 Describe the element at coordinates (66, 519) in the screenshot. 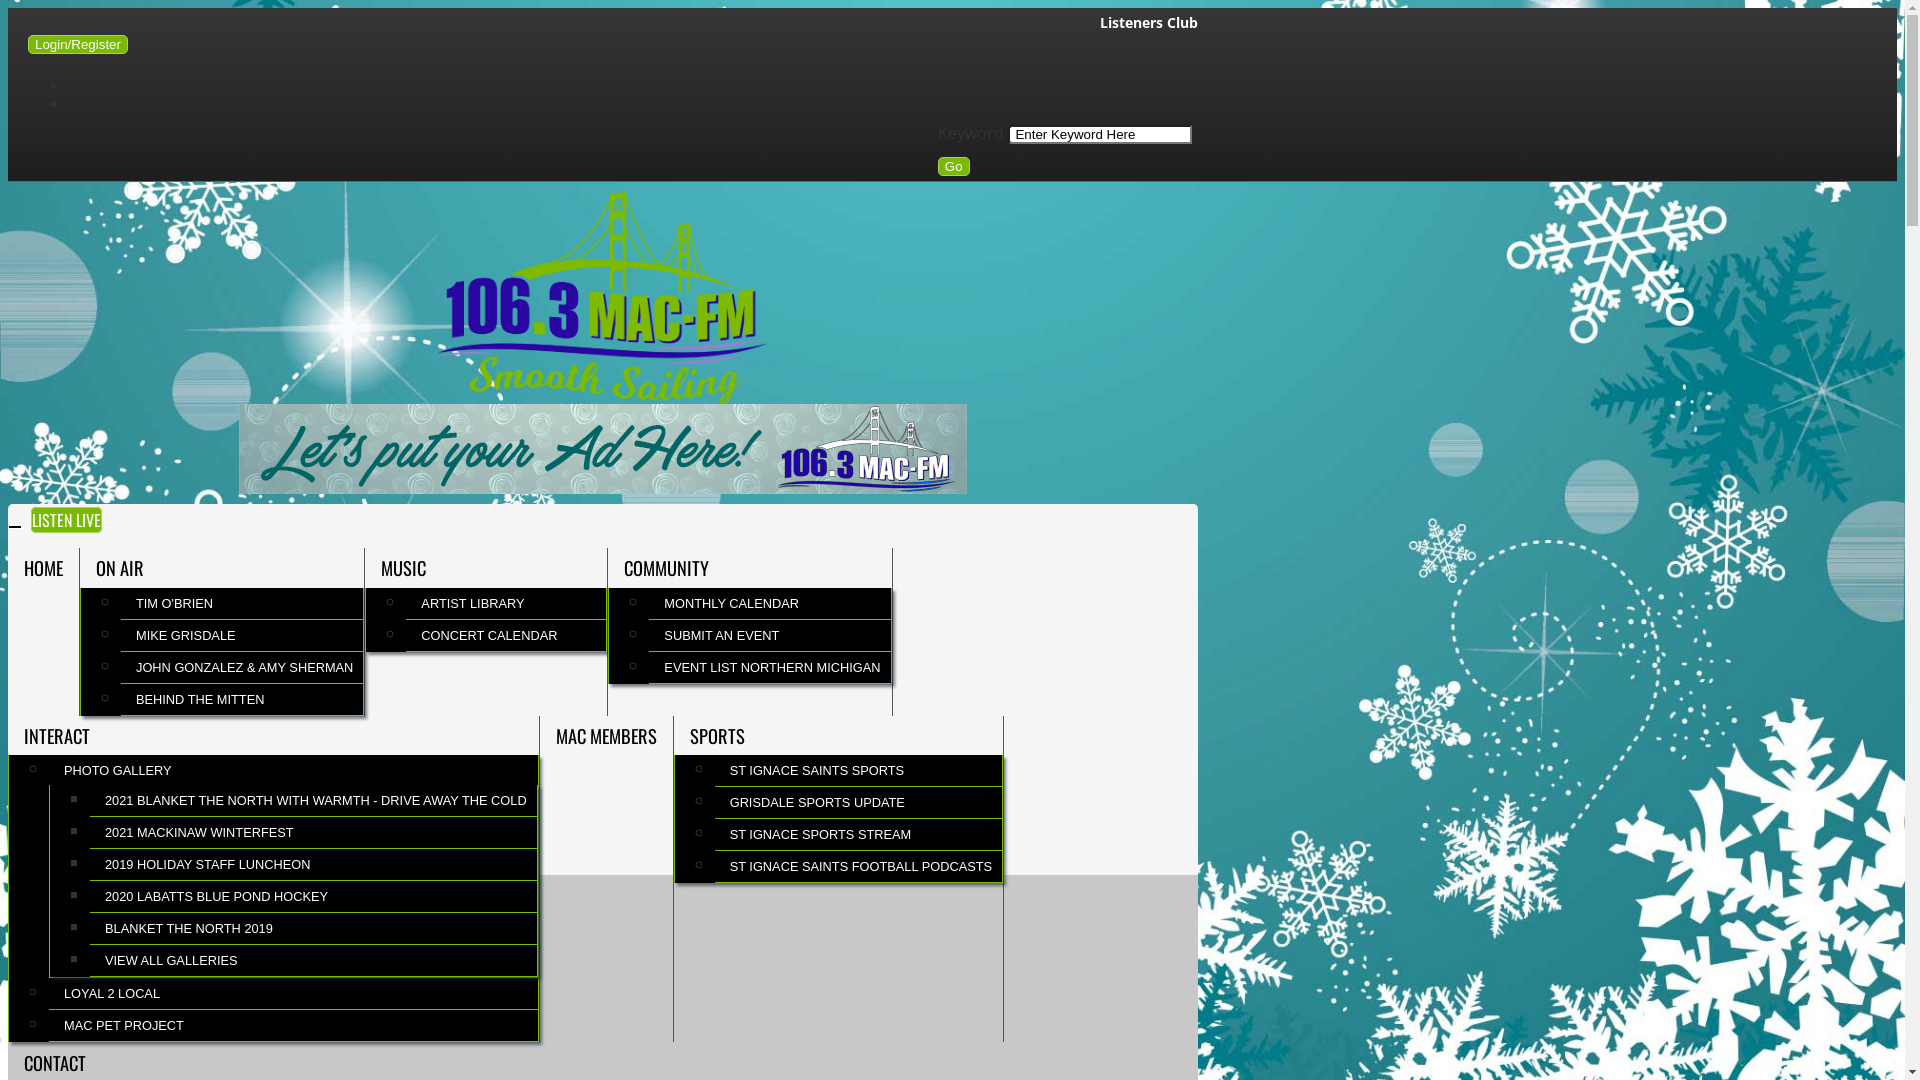

I see `'LISTEN LIVE'` at that location.